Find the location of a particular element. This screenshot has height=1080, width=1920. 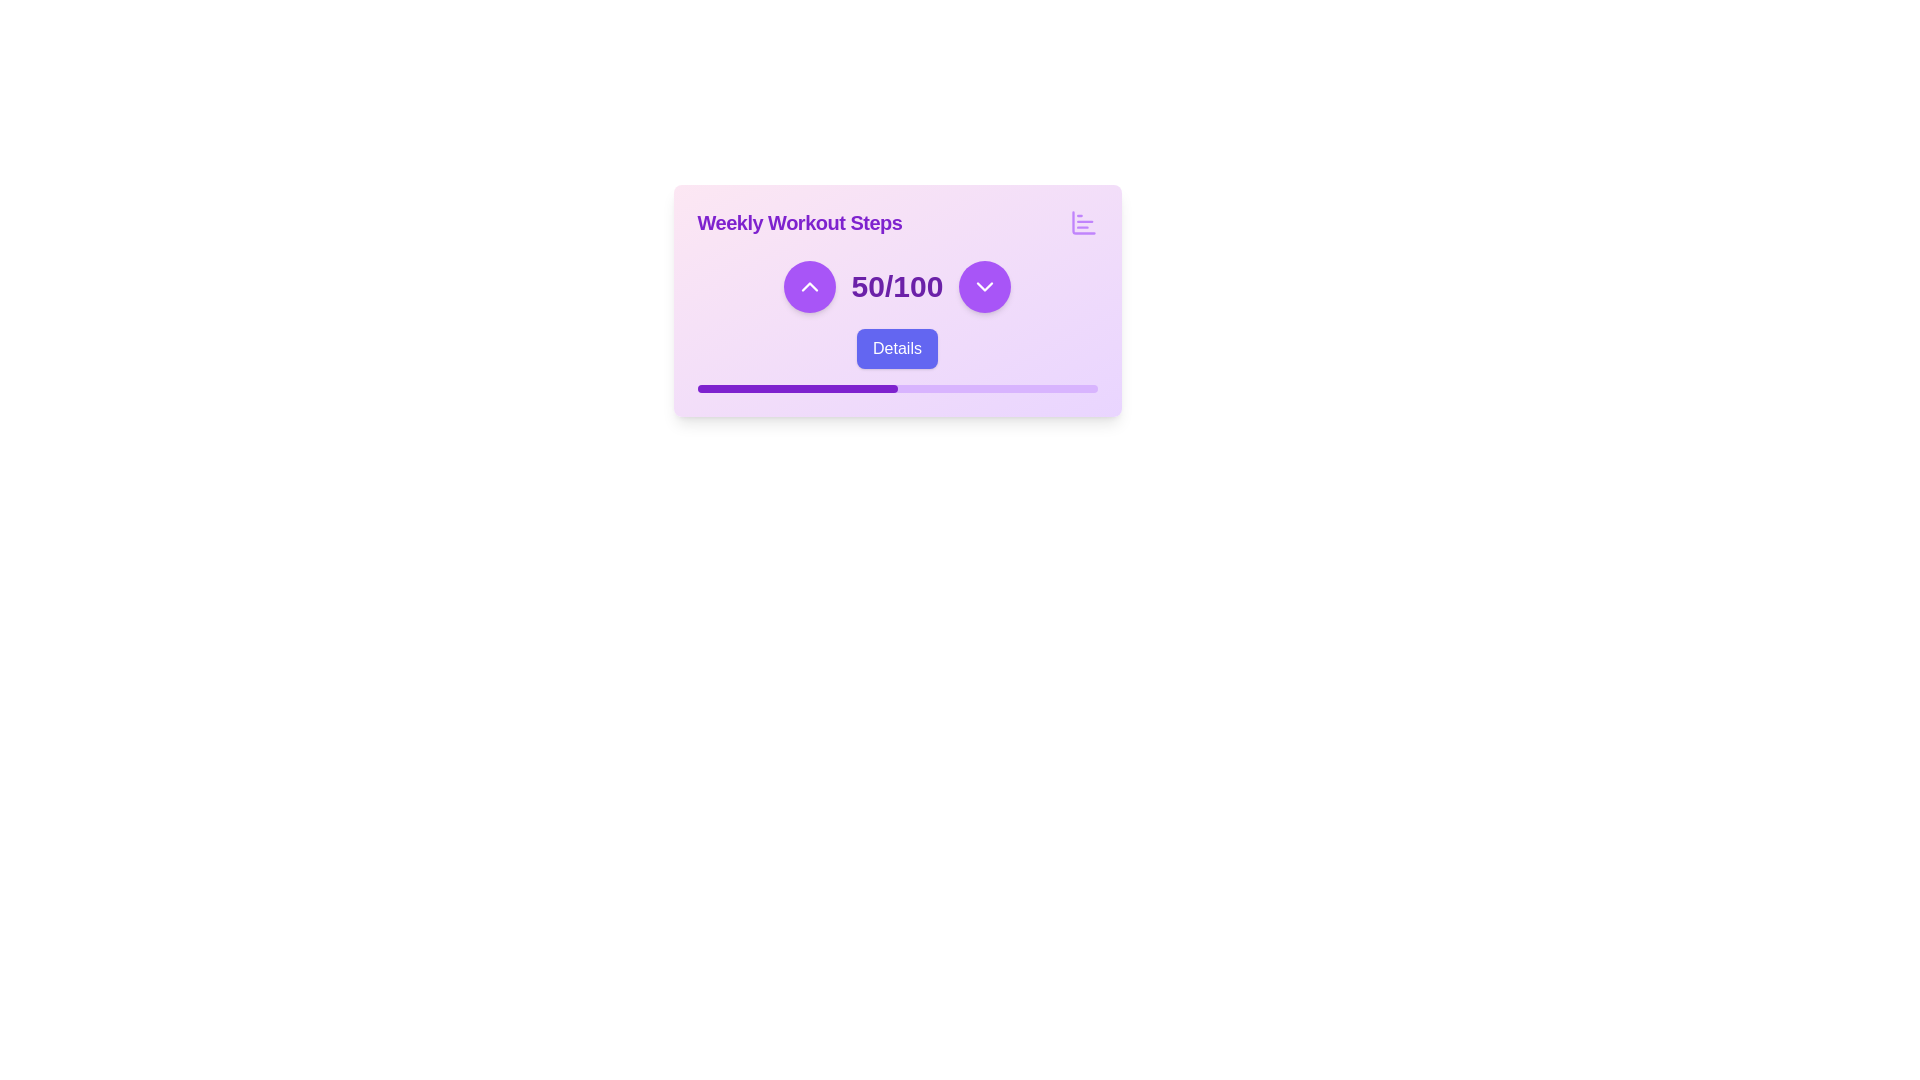

the title text 'Weekly Workout Steps' which is styled in bold purple font on a gradient violet background, located at the top of the card layout is located at coordinates (896, 223).